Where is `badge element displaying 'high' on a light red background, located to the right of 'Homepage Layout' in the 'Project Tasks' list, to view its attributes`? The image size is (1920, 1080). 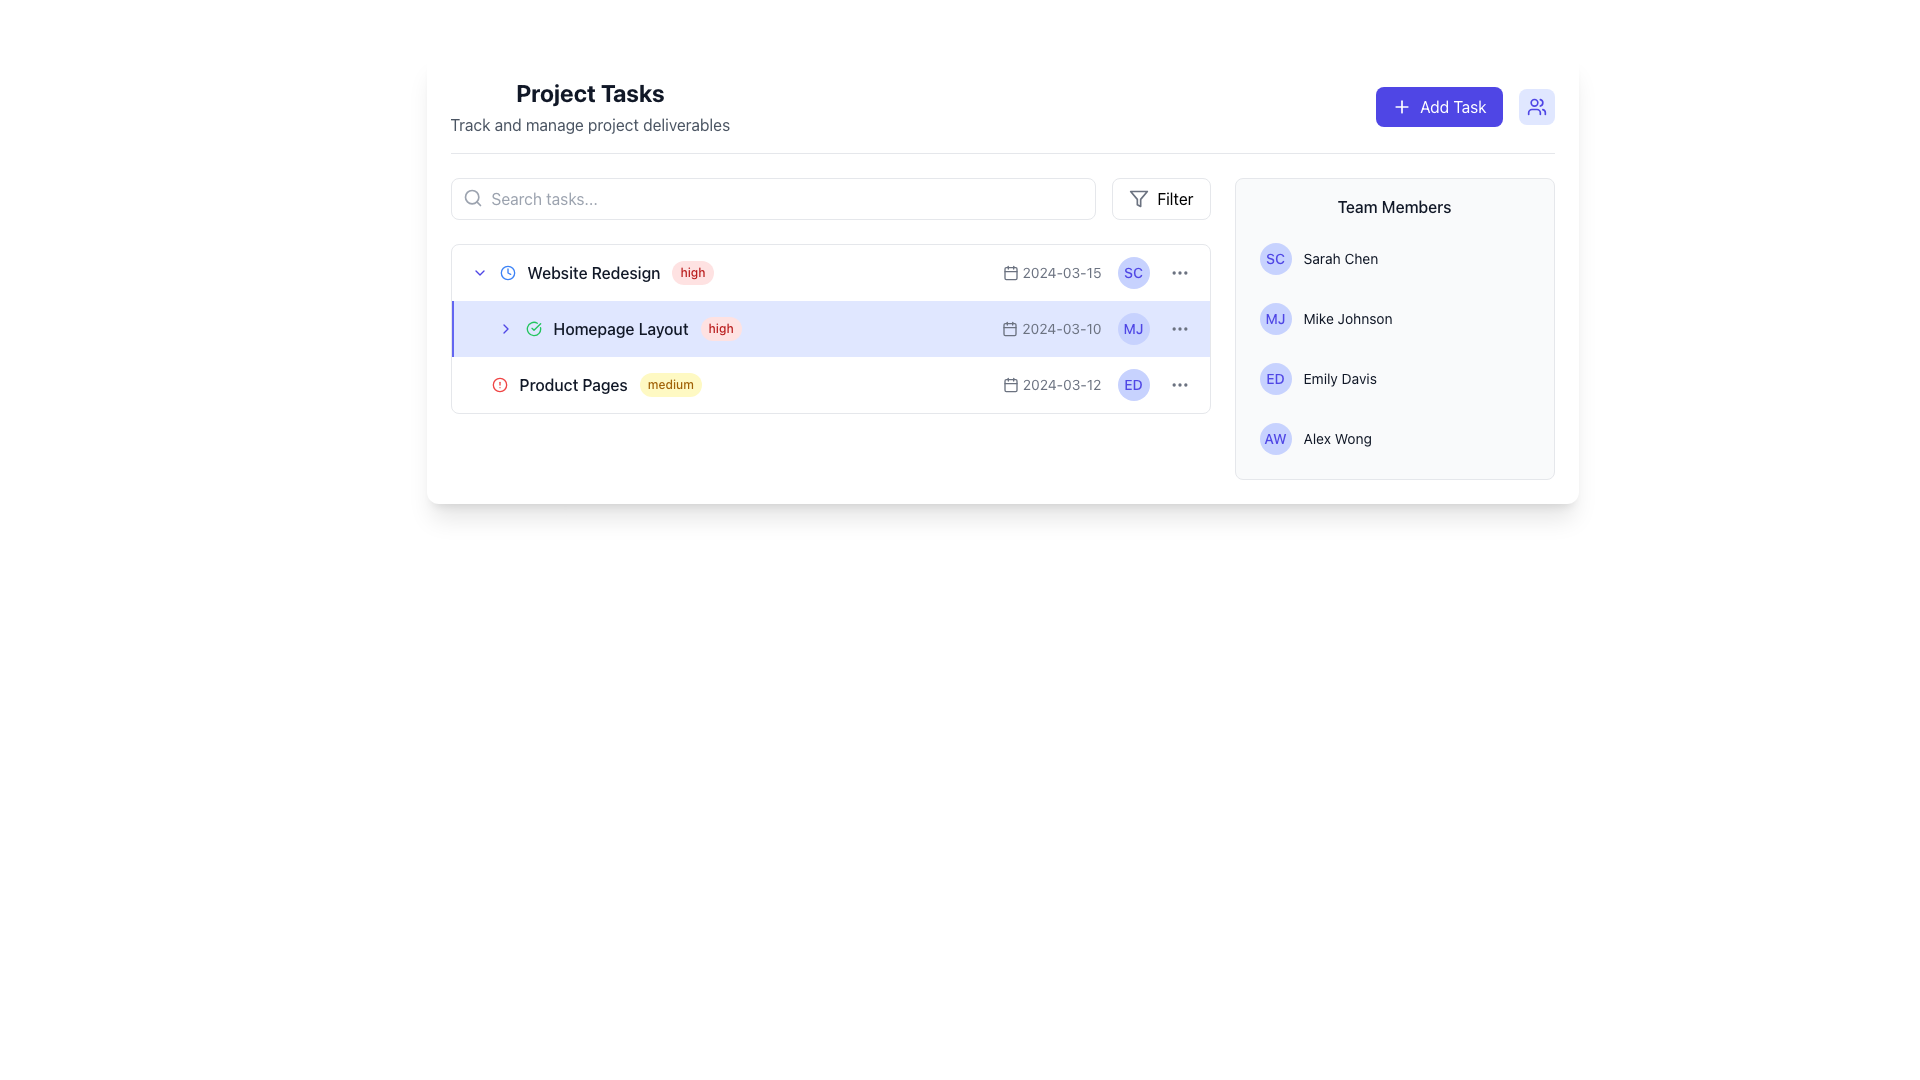 badge element displaying 'high' on a light red background, located to the right of 'Homepage Layout' in the 'Project Tasks' list, to view its attributes is located at coordinates (720, 327).